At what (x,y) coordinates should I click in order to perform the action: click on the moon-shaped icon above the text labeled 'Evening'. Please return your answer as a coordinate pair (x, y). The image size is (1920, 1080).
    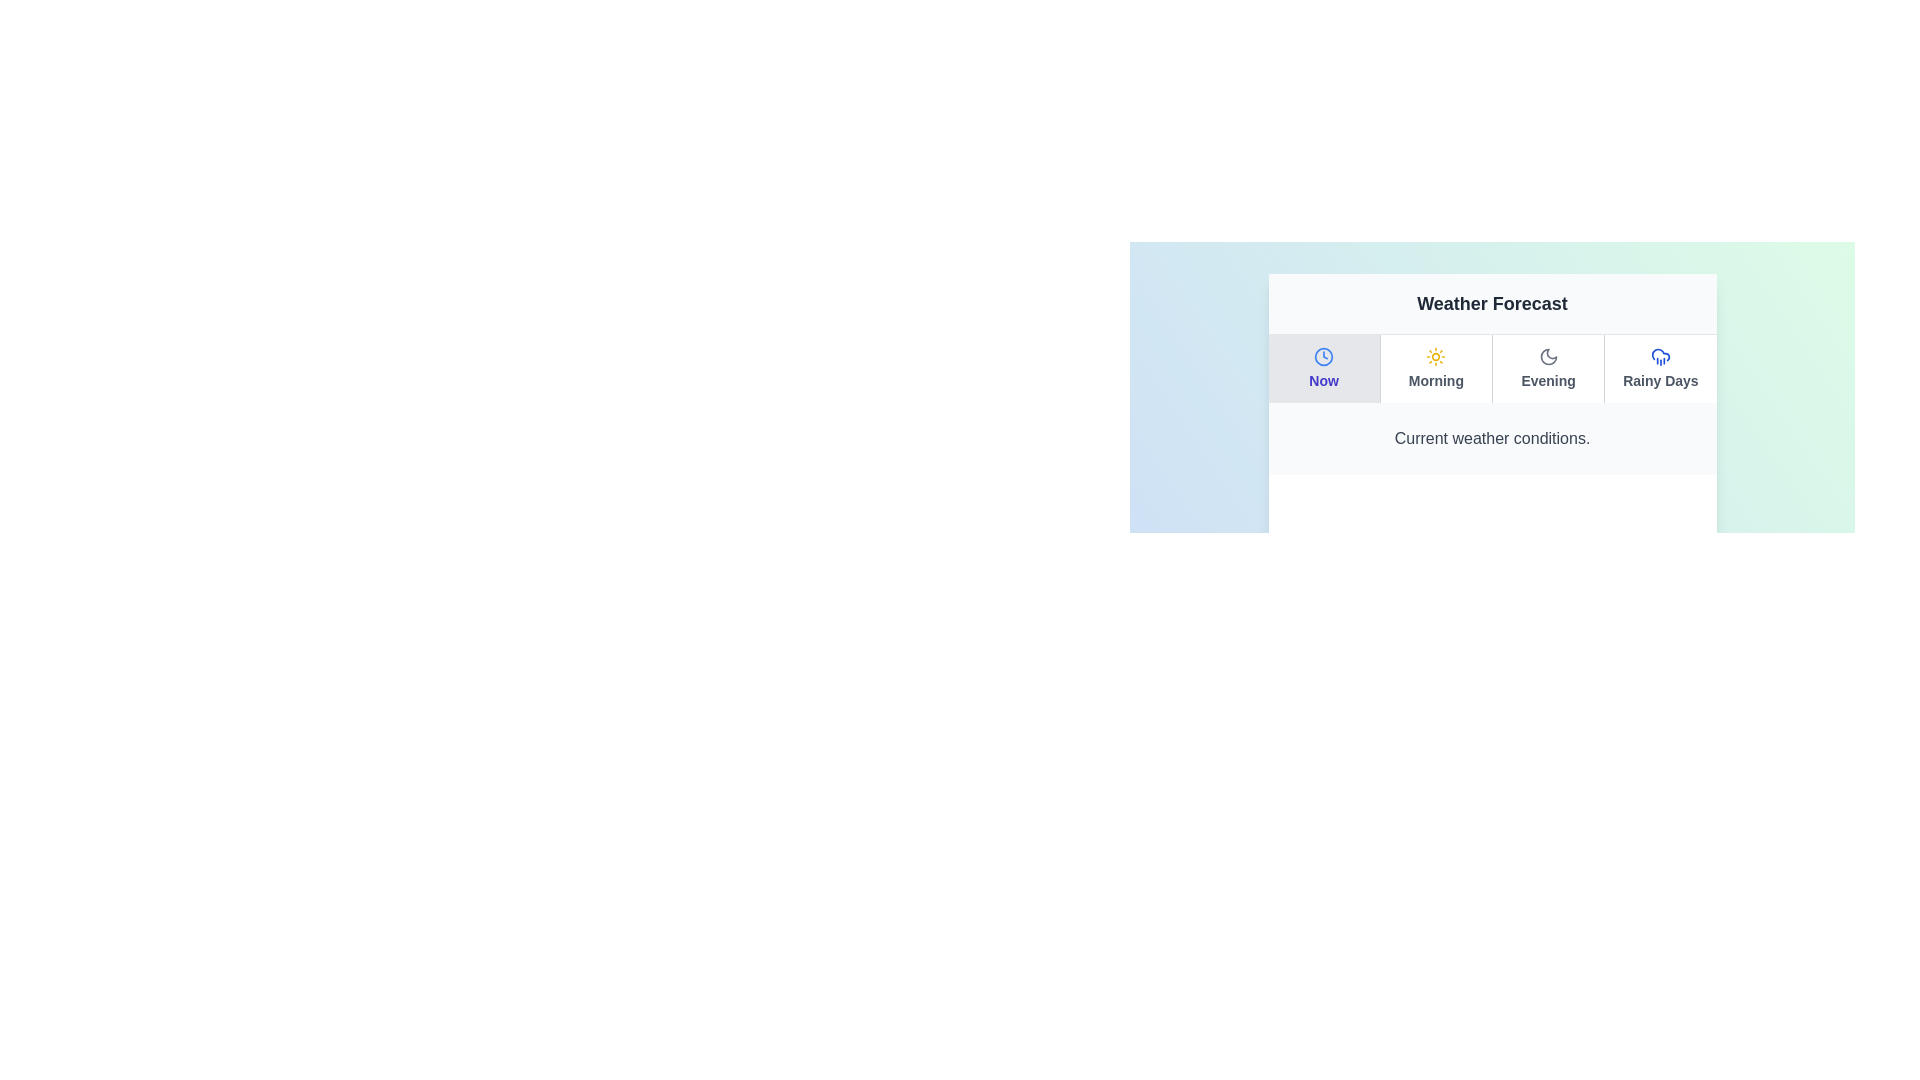
    Looking at the image, I should click on (1547, 356).